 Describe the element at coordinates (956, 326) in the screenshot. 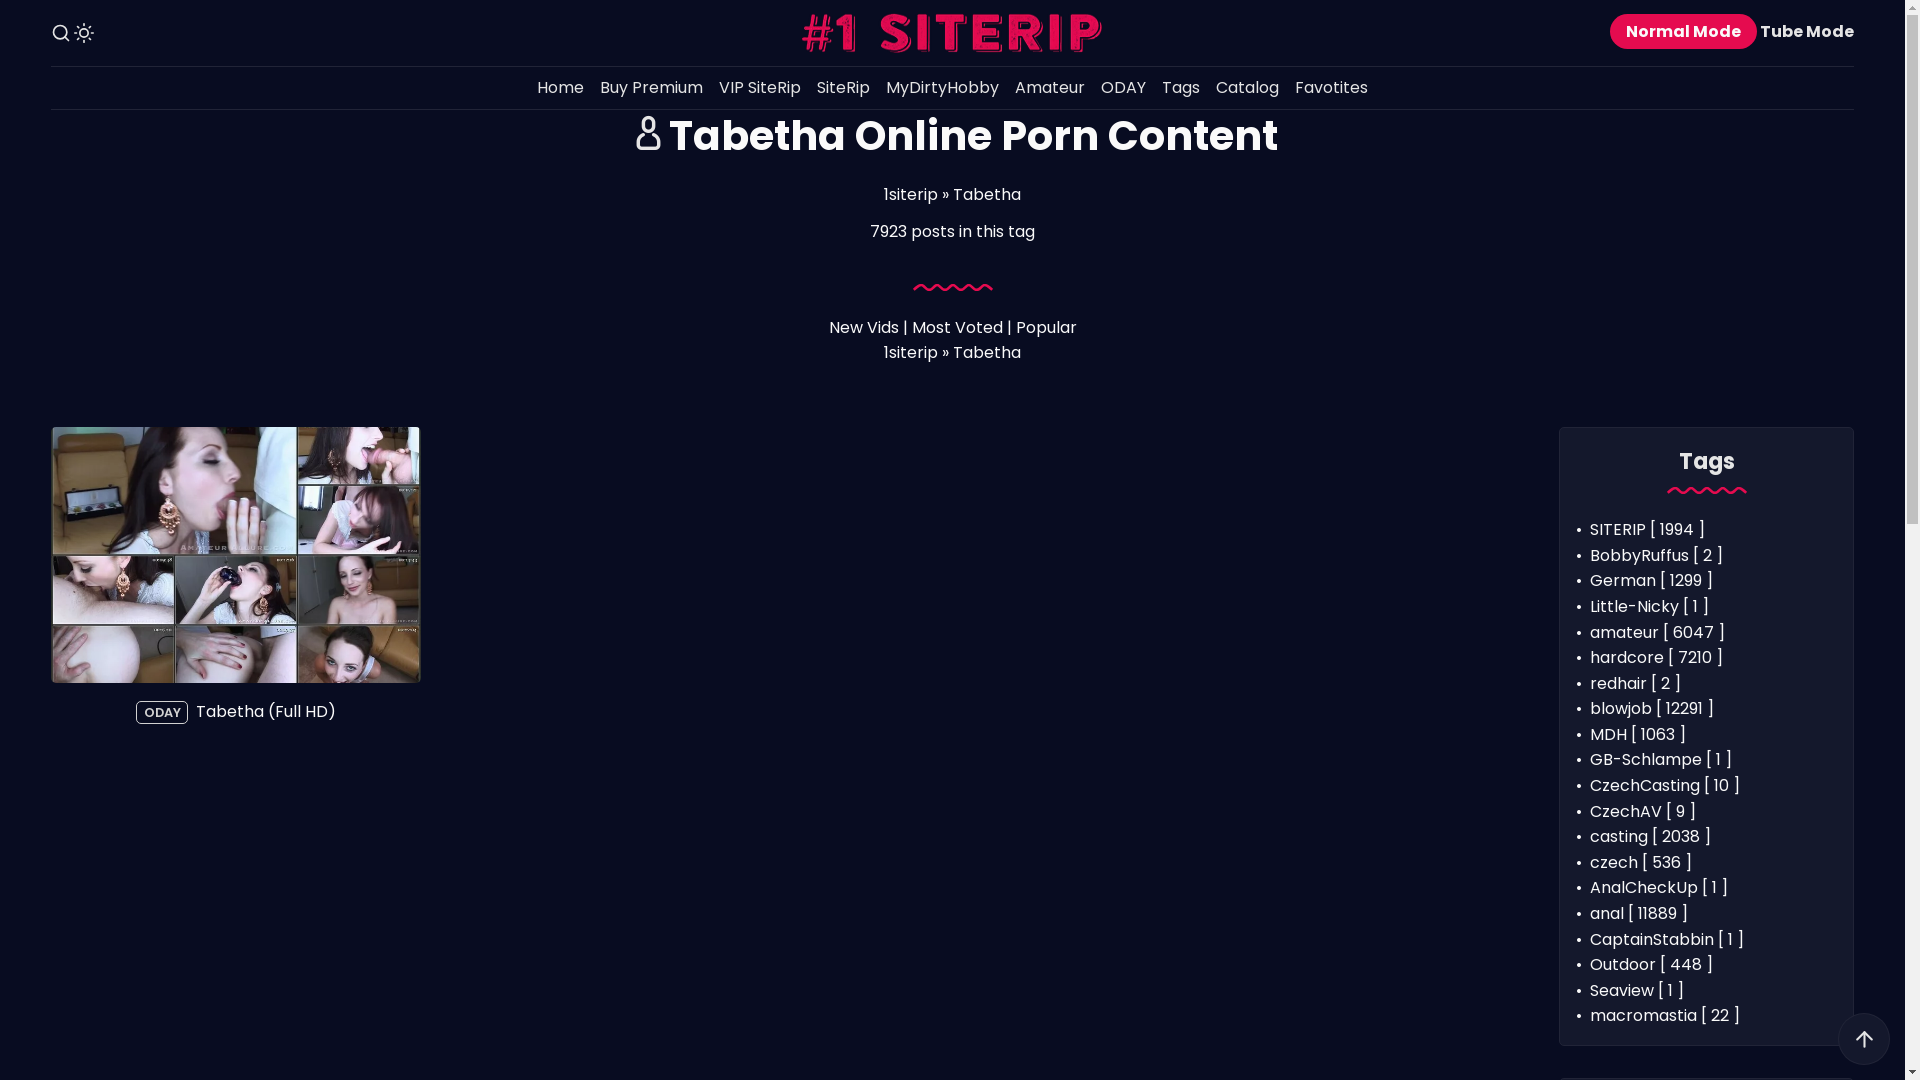

I see `'Most Voted'` at that location.